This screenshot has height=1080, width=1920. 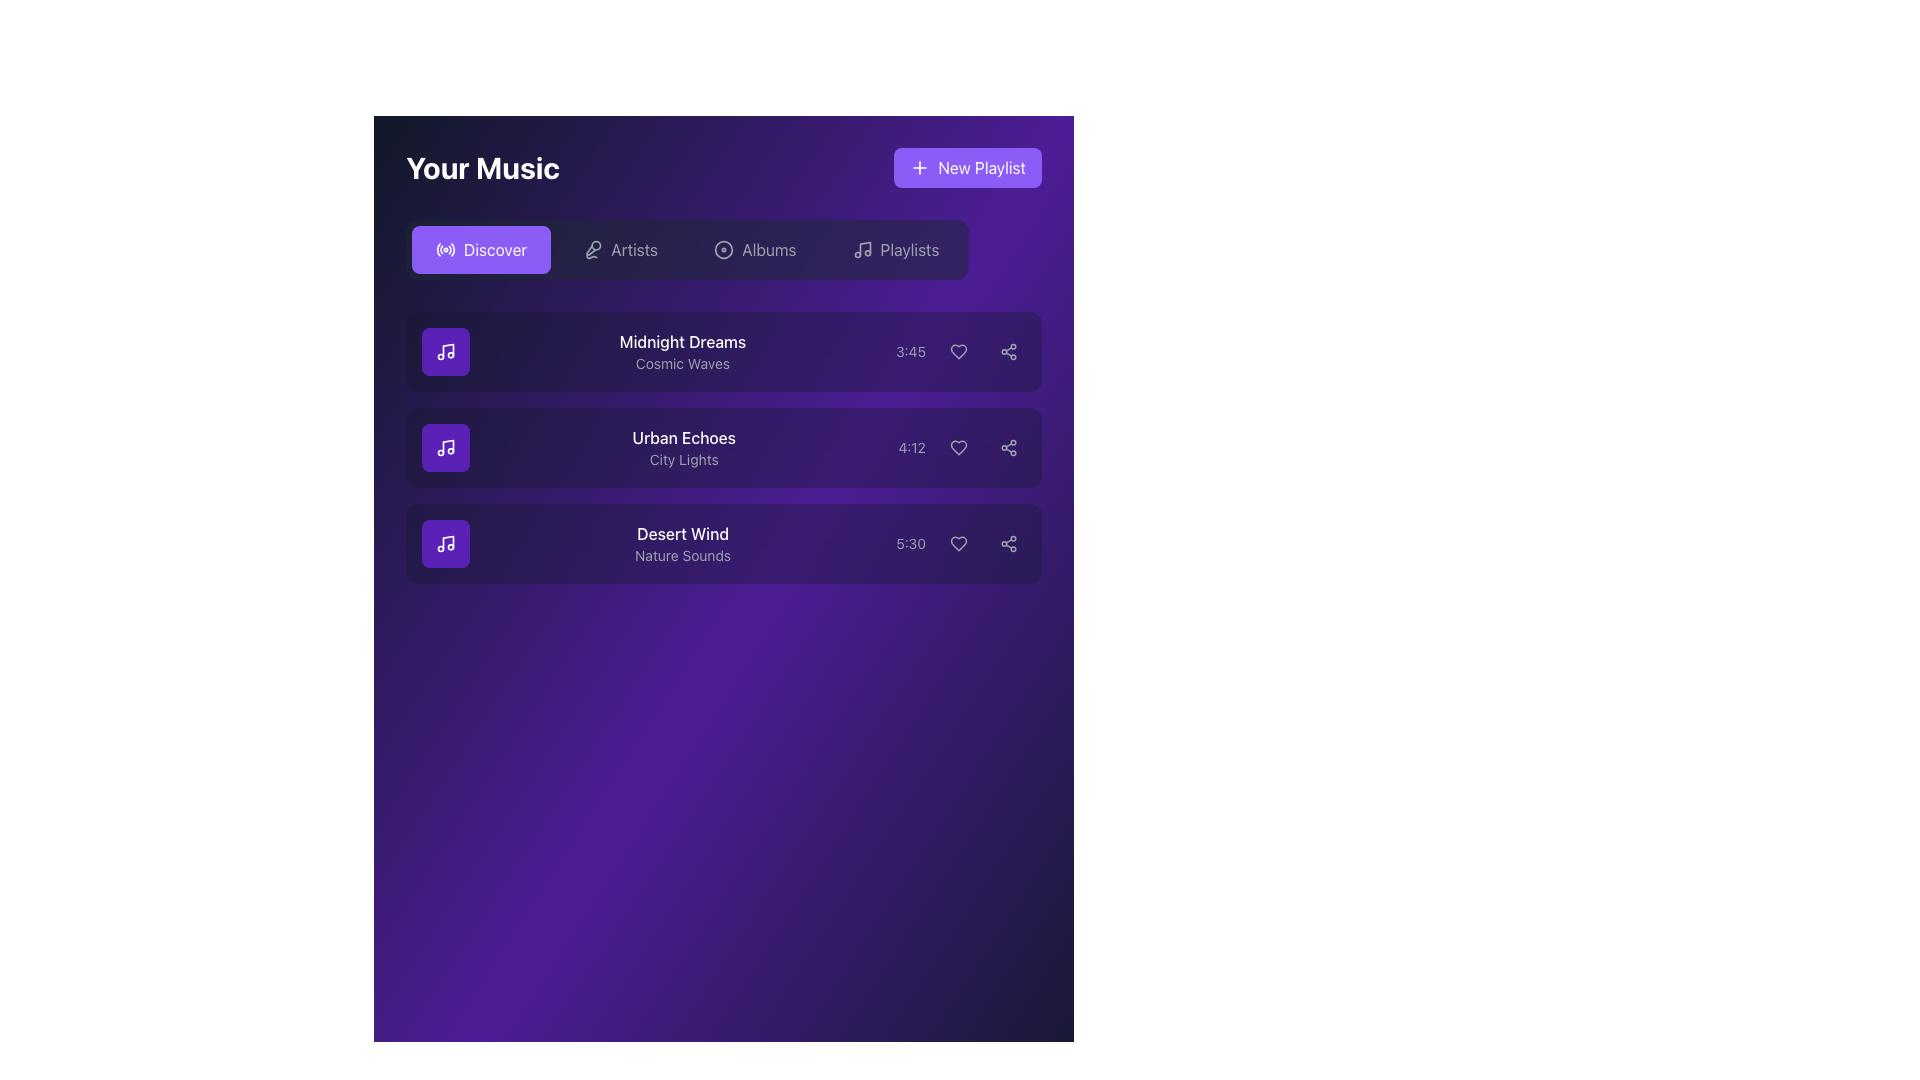 I want to click on the song entry titled 'Urban Echoes', so click(x=723, y=446).